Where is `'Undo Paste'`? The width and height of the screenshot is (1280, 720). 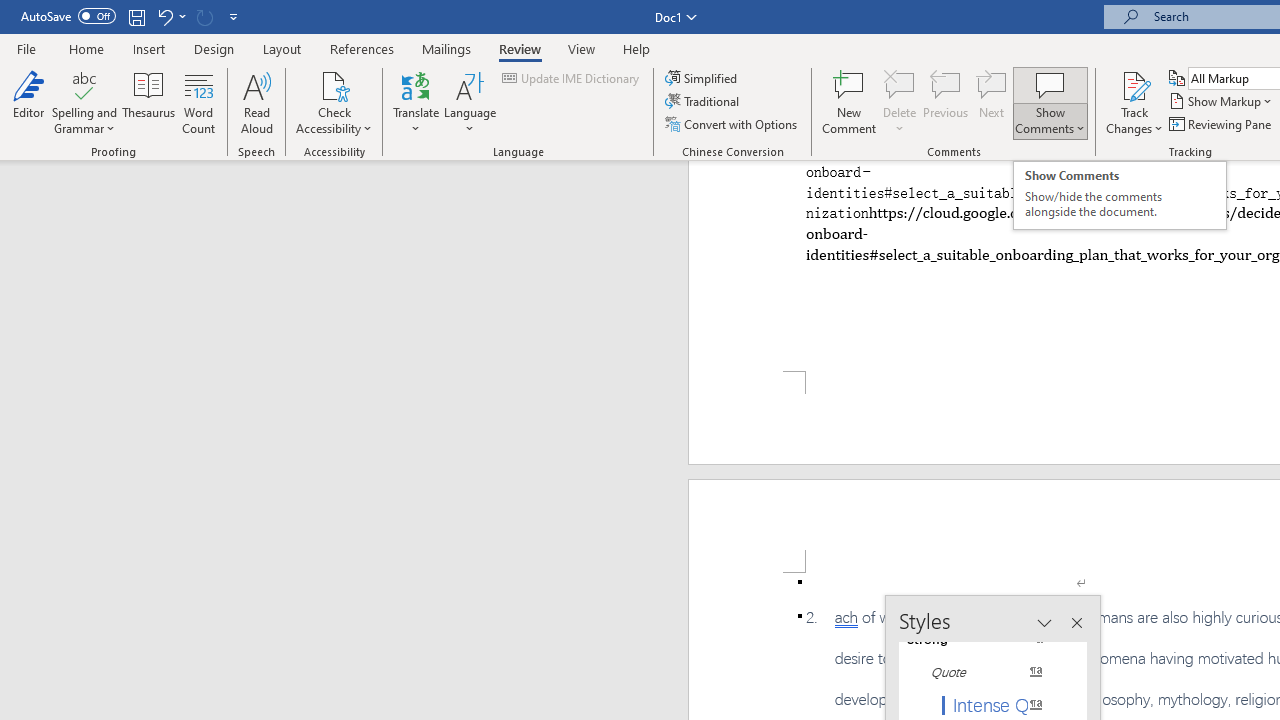
'Undo Paste' is located at coordinates (164, 16).